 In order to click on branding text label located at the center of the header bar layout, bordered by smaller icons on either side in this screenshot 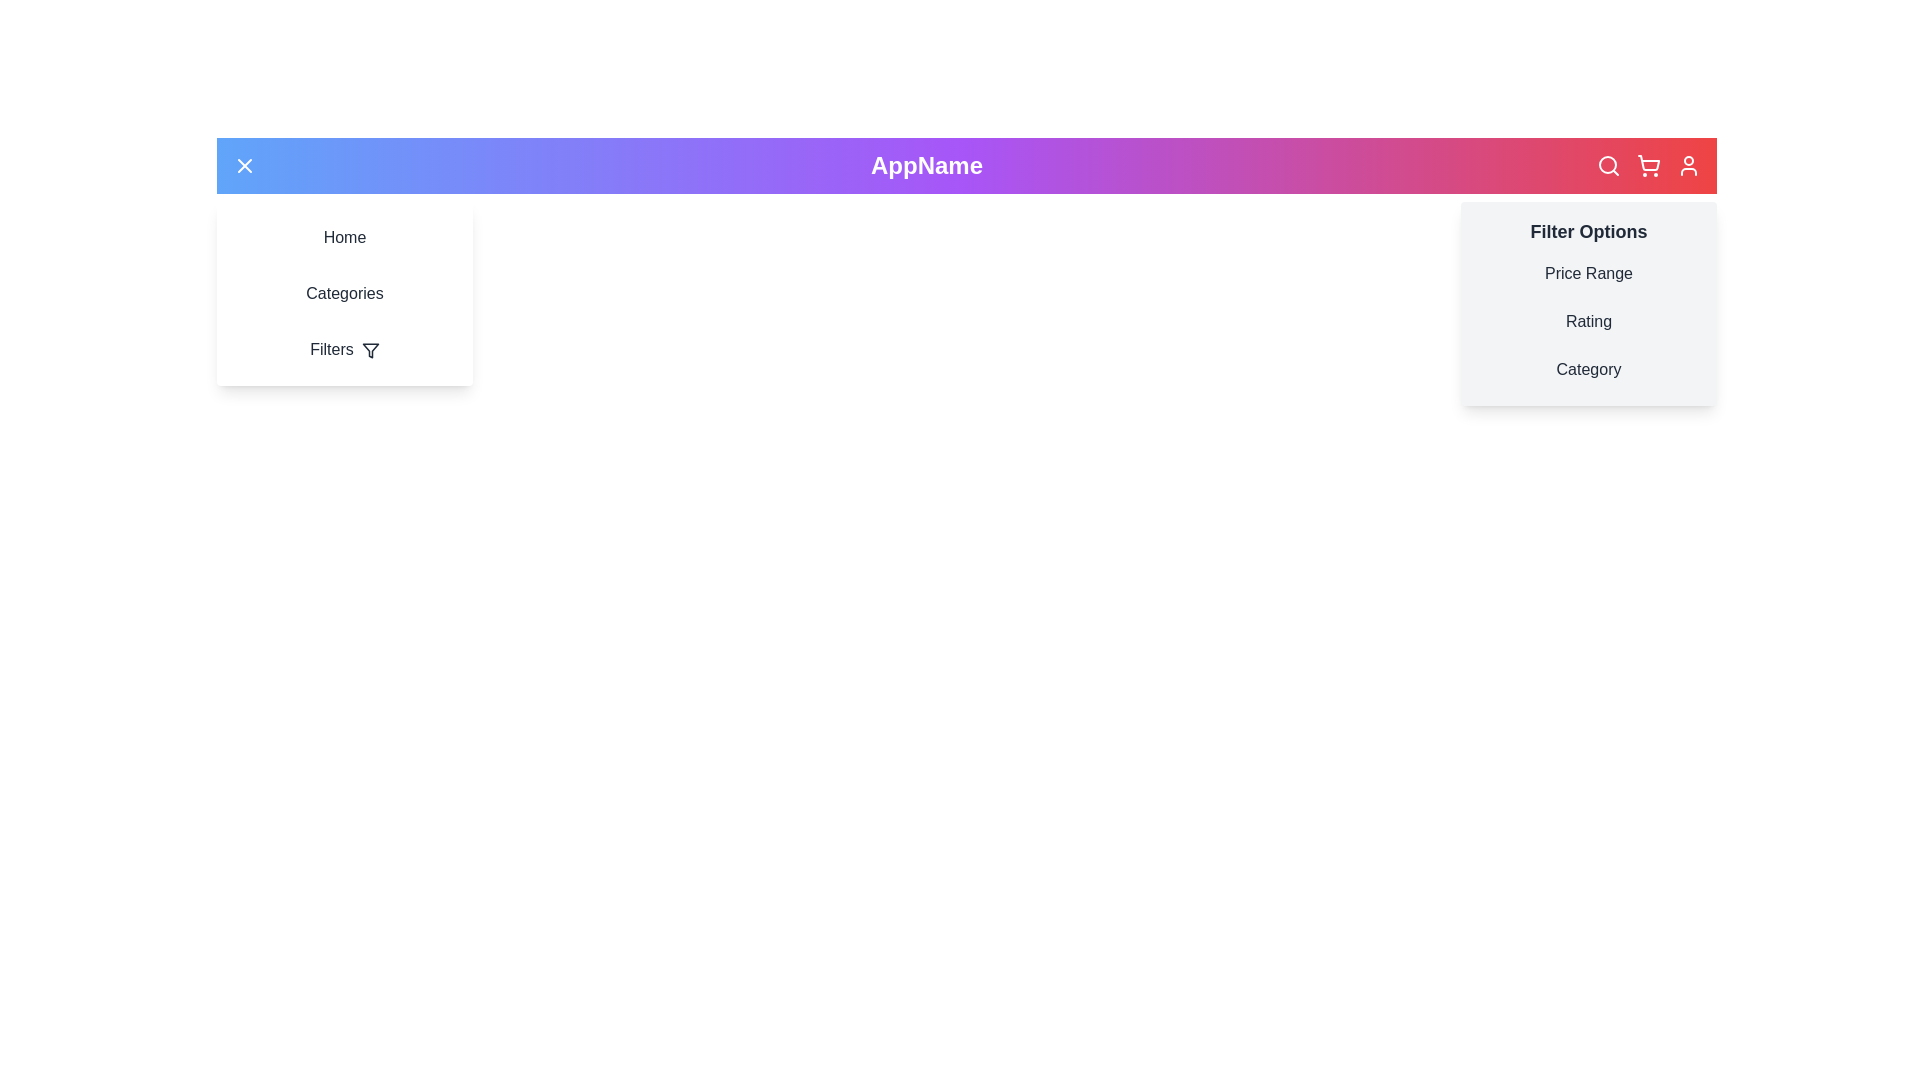, I will do `click(925, 164)`.